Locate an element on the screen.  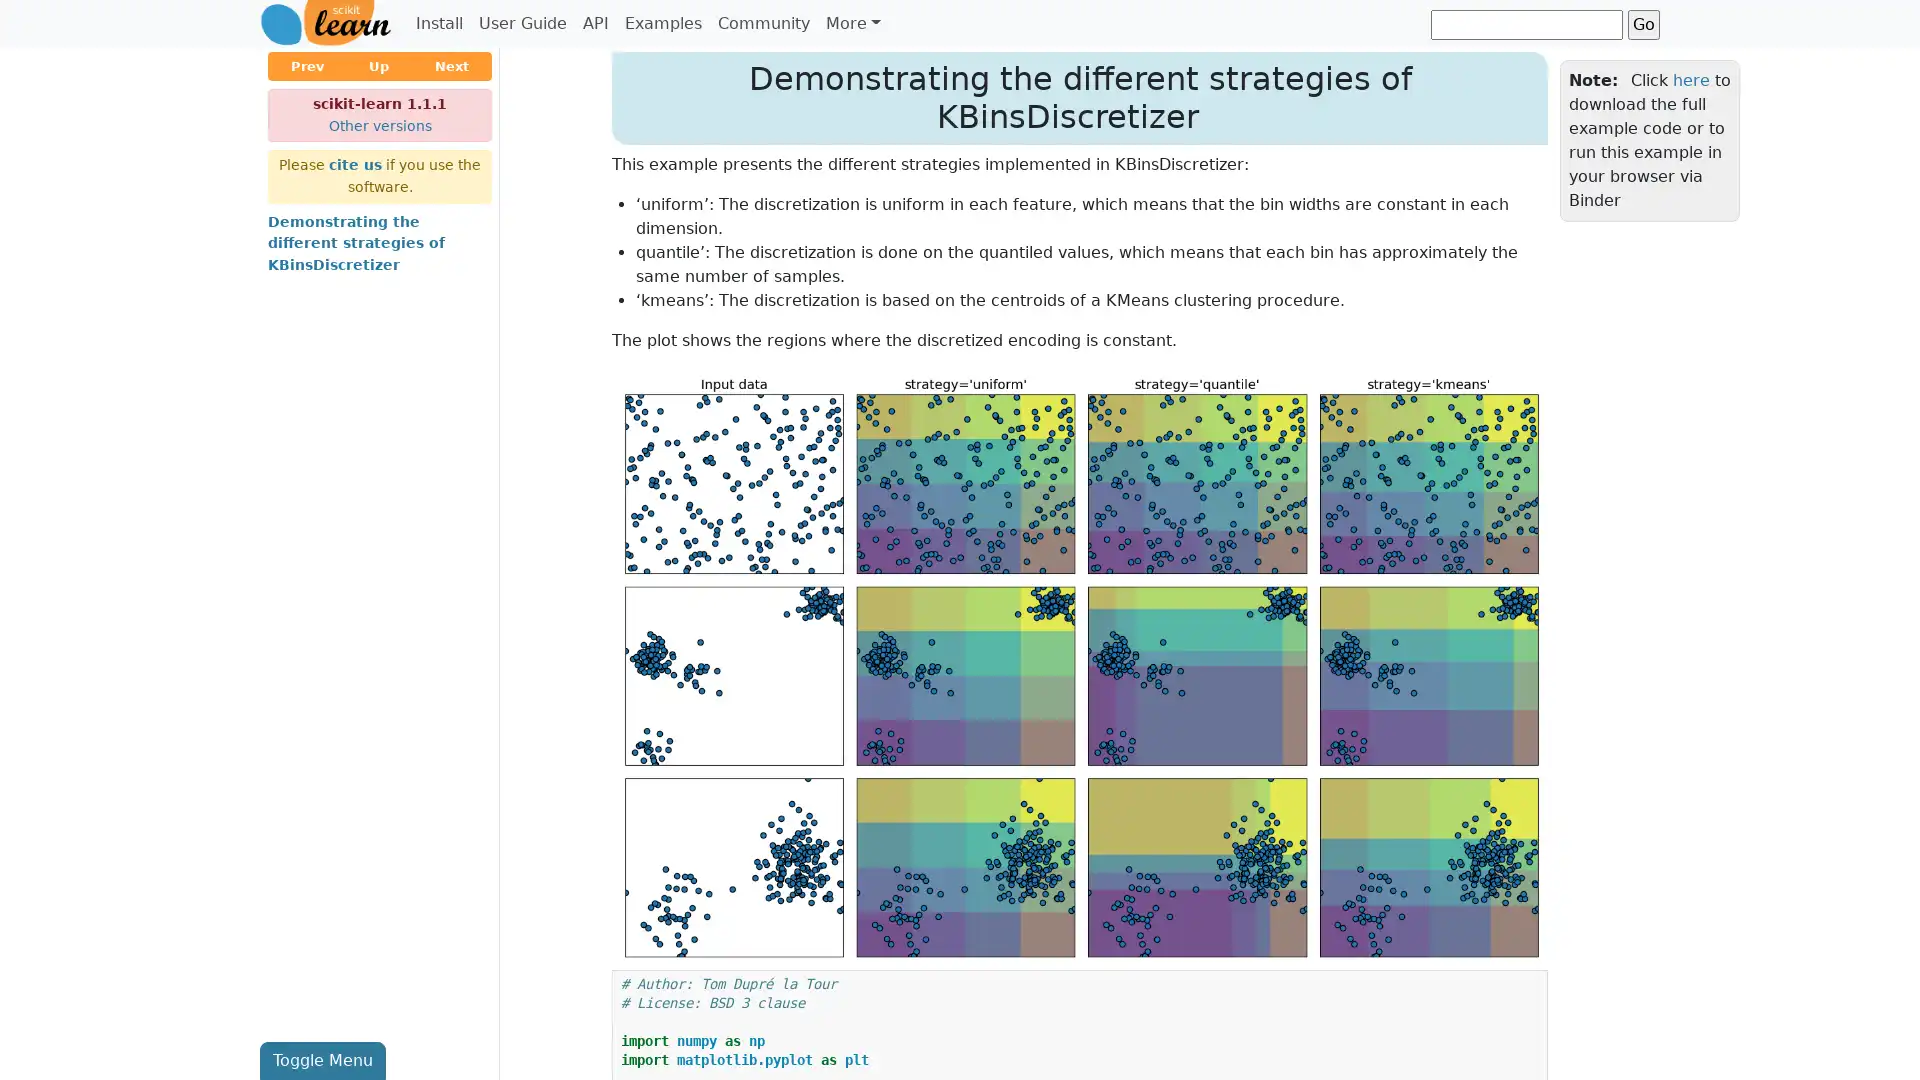
Go is located at coordinates (1643, 23).